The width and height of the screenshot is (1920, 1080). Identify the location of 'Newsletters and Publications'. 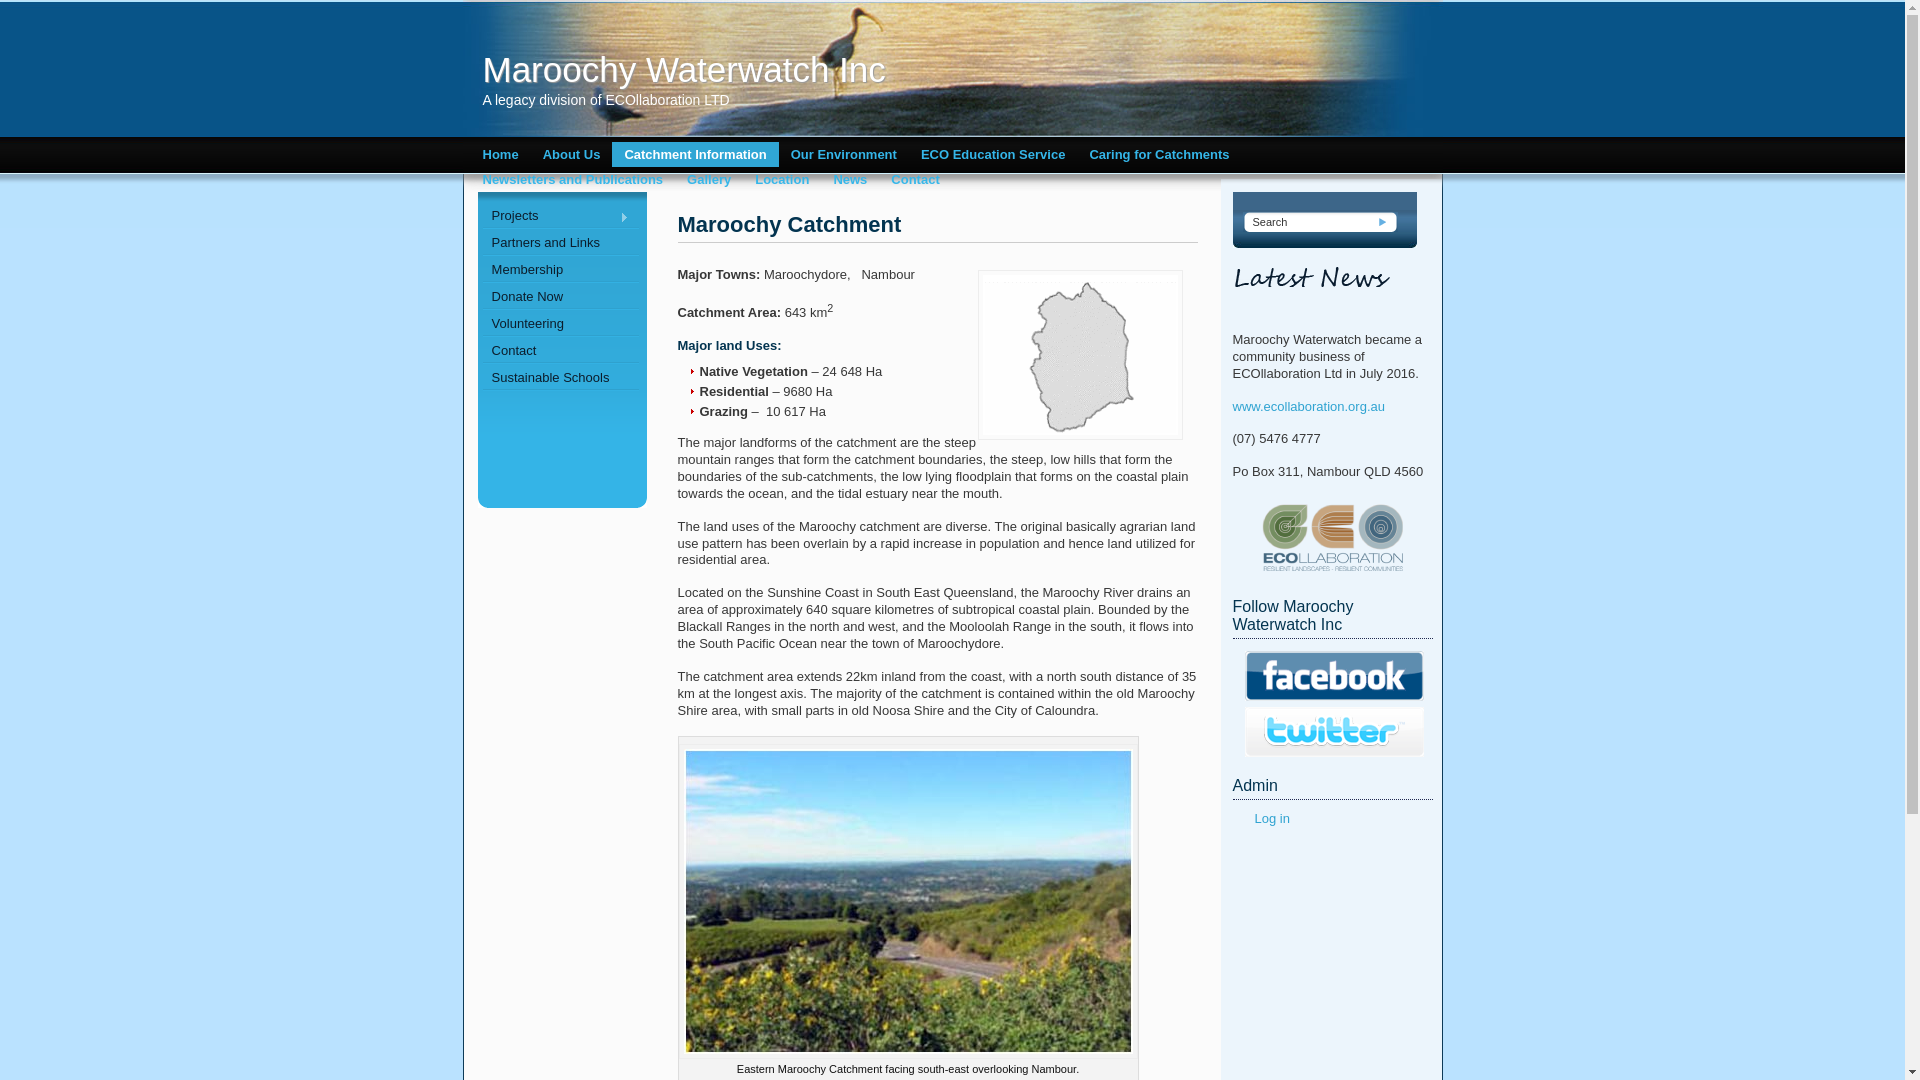
(571, 178).